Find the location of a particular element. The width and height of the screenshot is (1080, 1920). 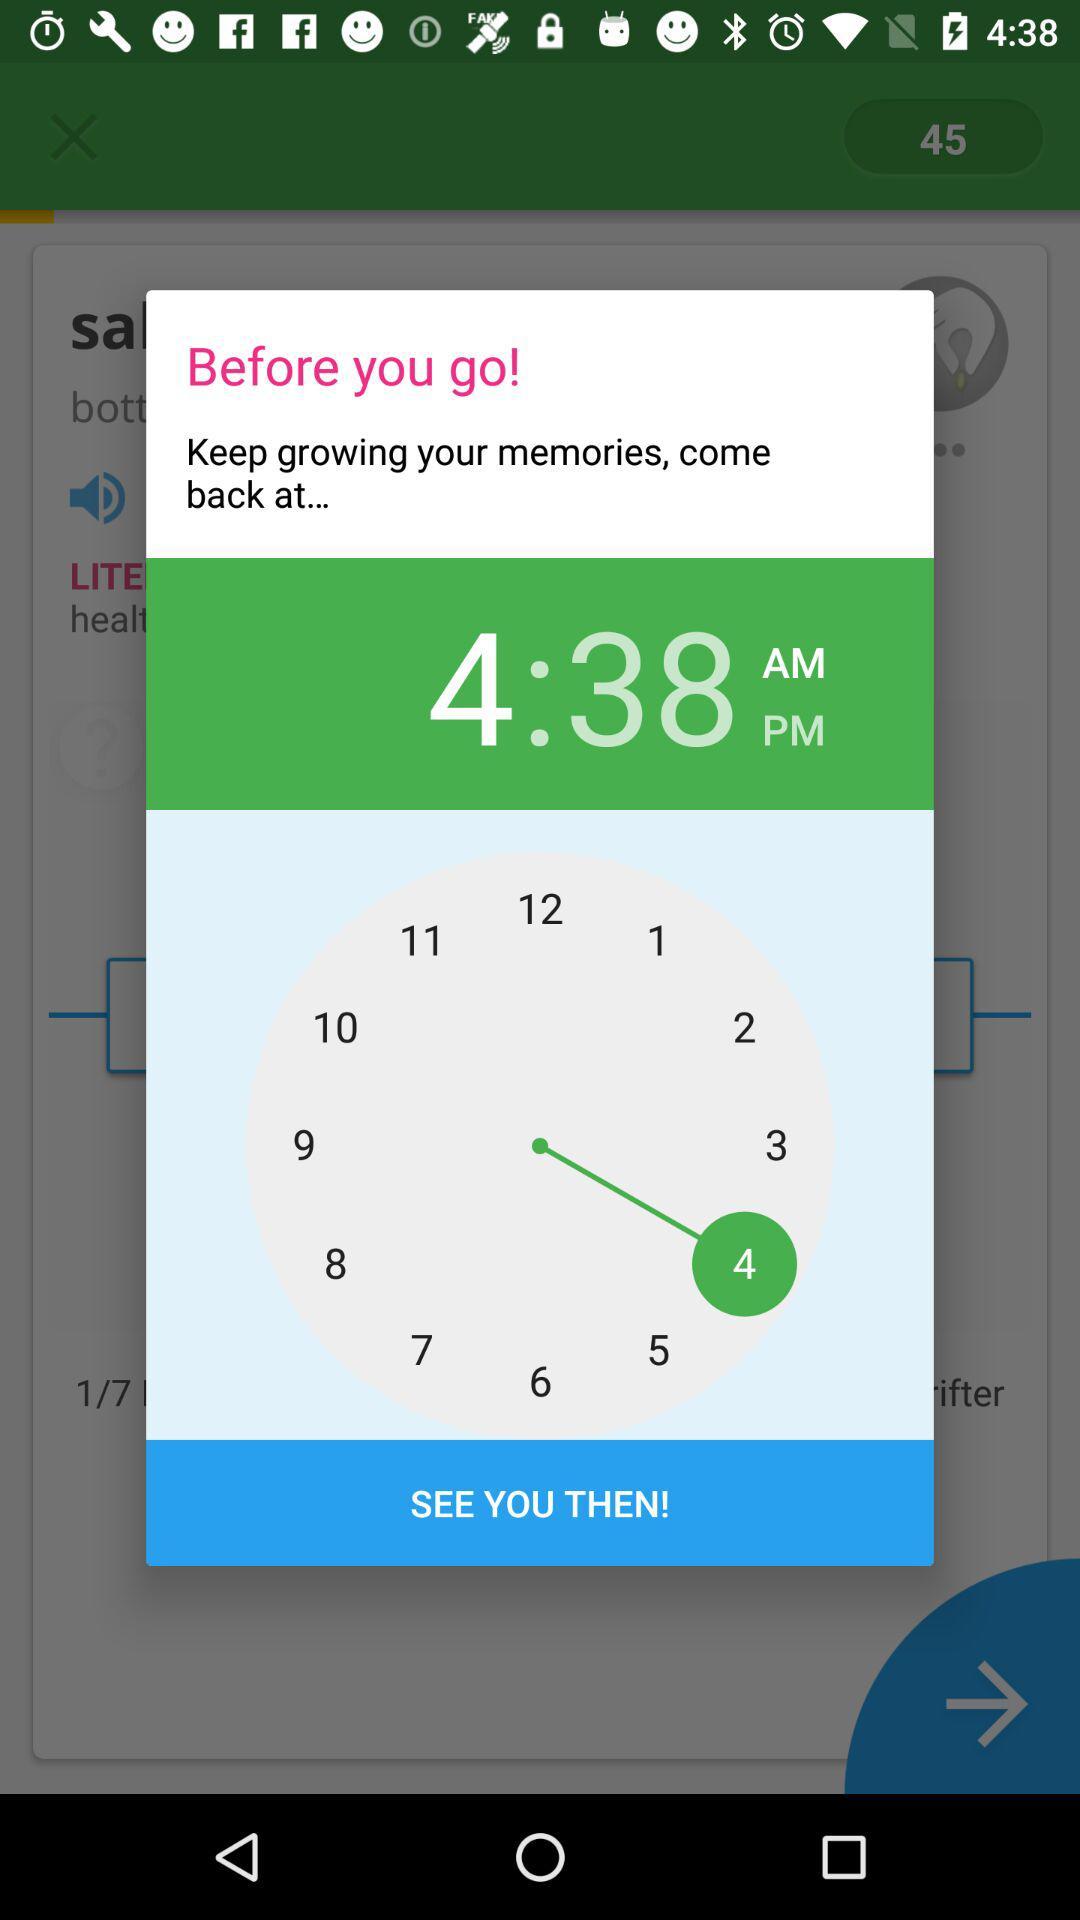

item to the right of 38 item is located at coordinates (792, 722).